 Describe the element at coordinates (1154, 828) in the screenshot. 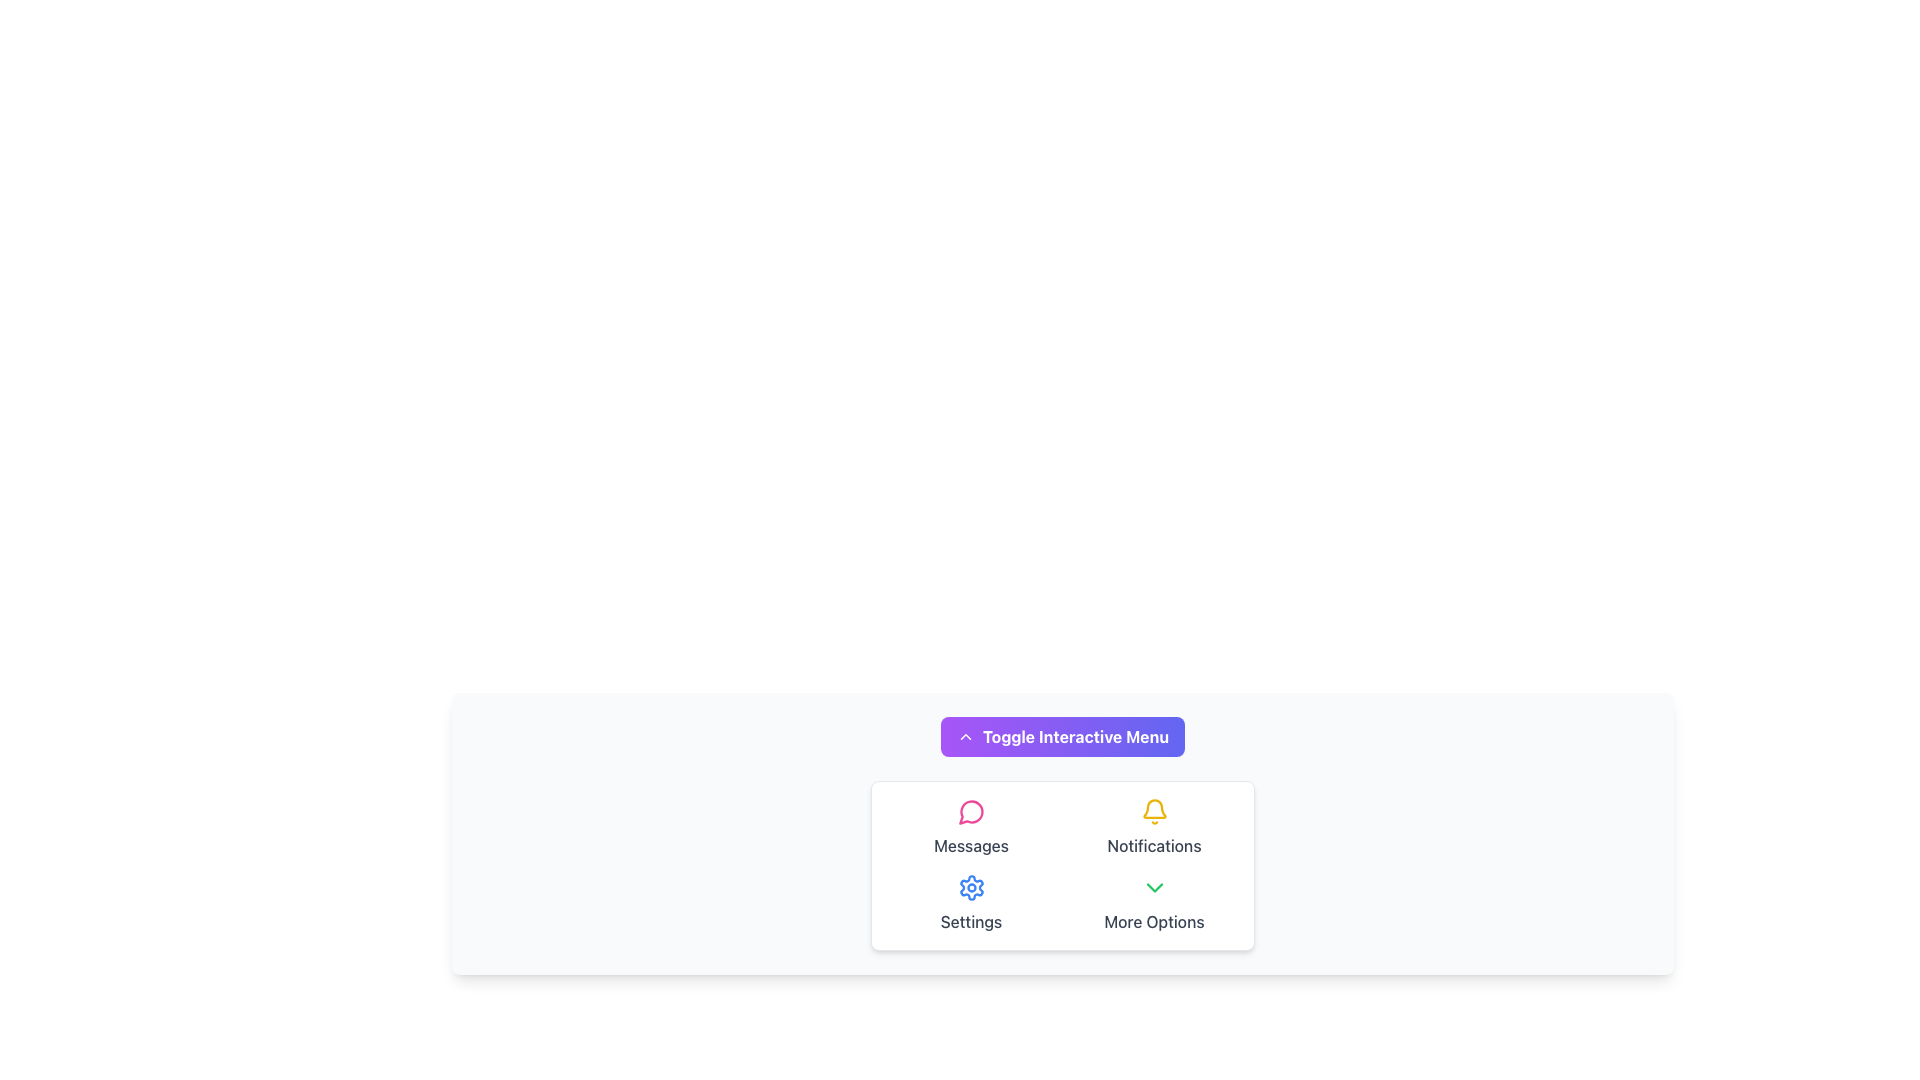

I see `the yellow bell icon labeled 'Notifications'` at that location.